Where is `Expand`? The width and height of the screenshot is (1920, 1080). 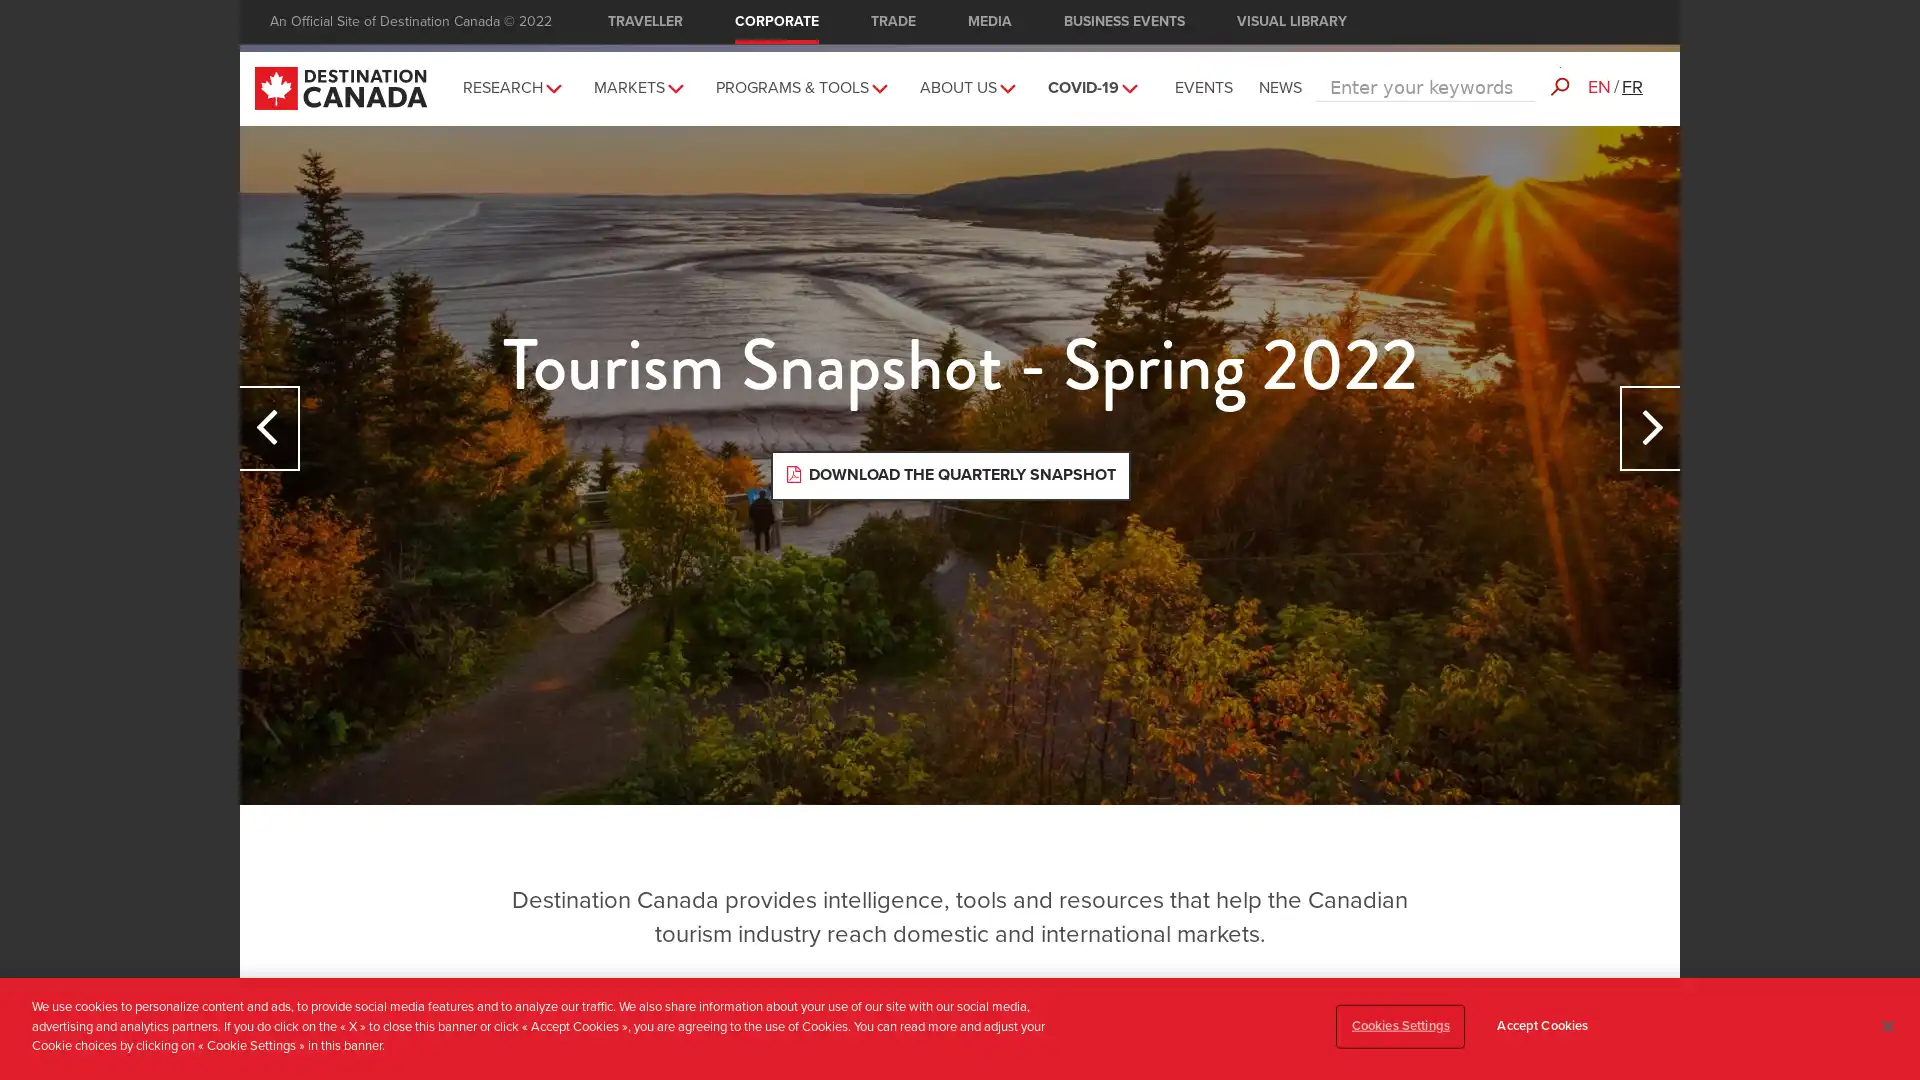
Expand is located at coordinates (1003, 80).